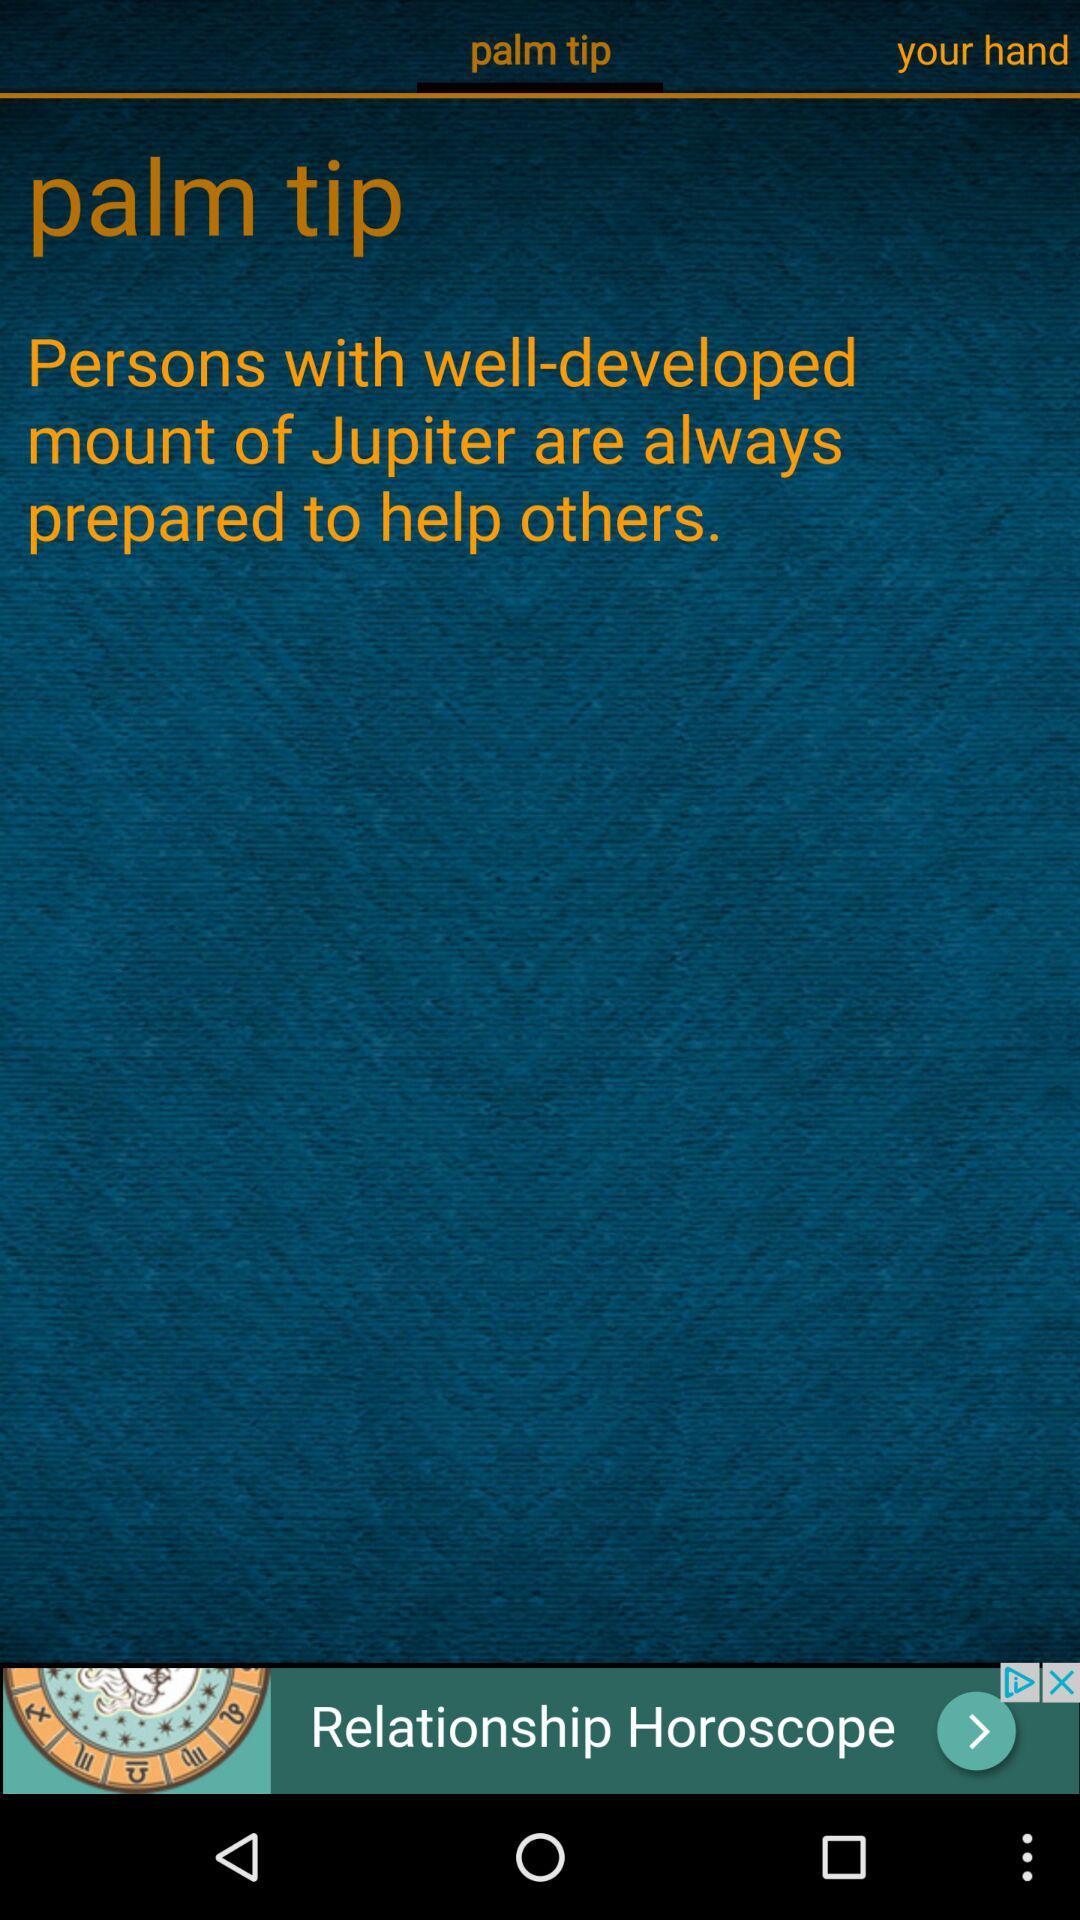 The height and width of the screenshot is (1920, 1080). Describe the element at coordinates (540, 1727) in the screenshot. I see `advertisement` at that location.